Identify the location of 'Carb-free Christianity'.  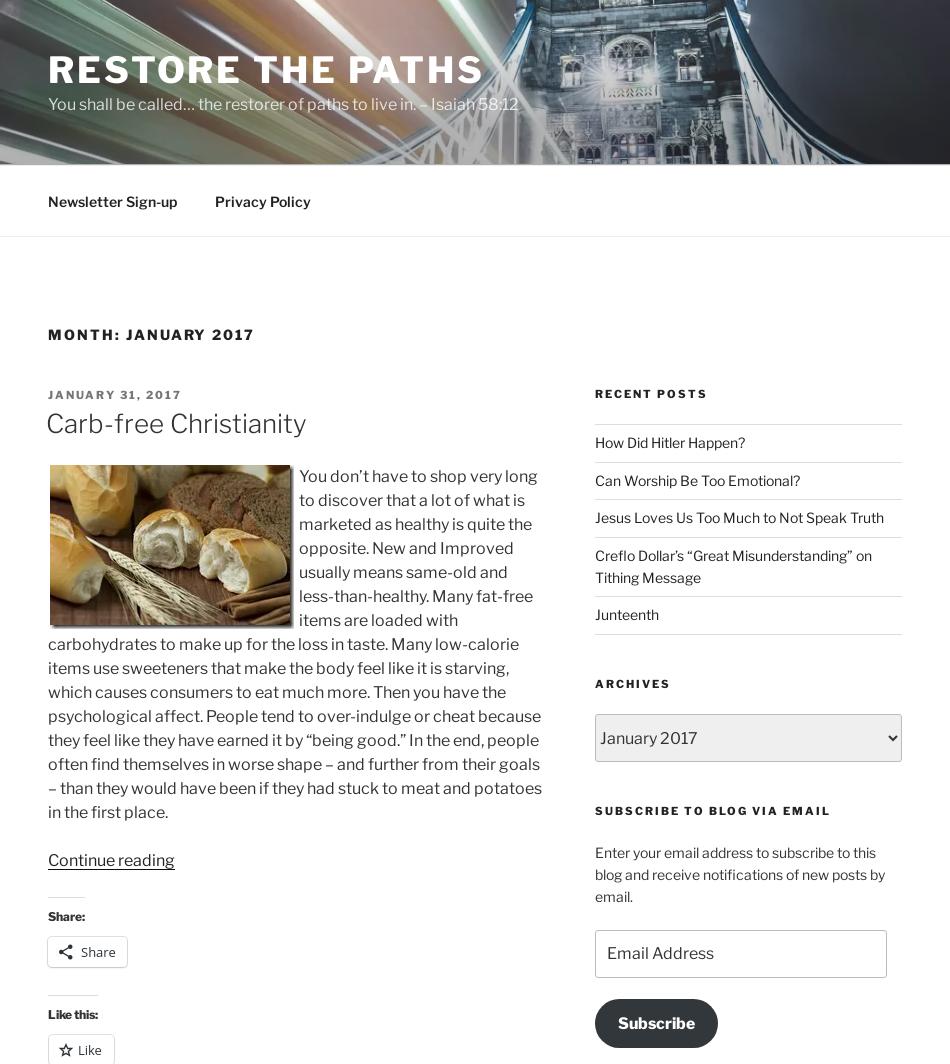
(176, 423).